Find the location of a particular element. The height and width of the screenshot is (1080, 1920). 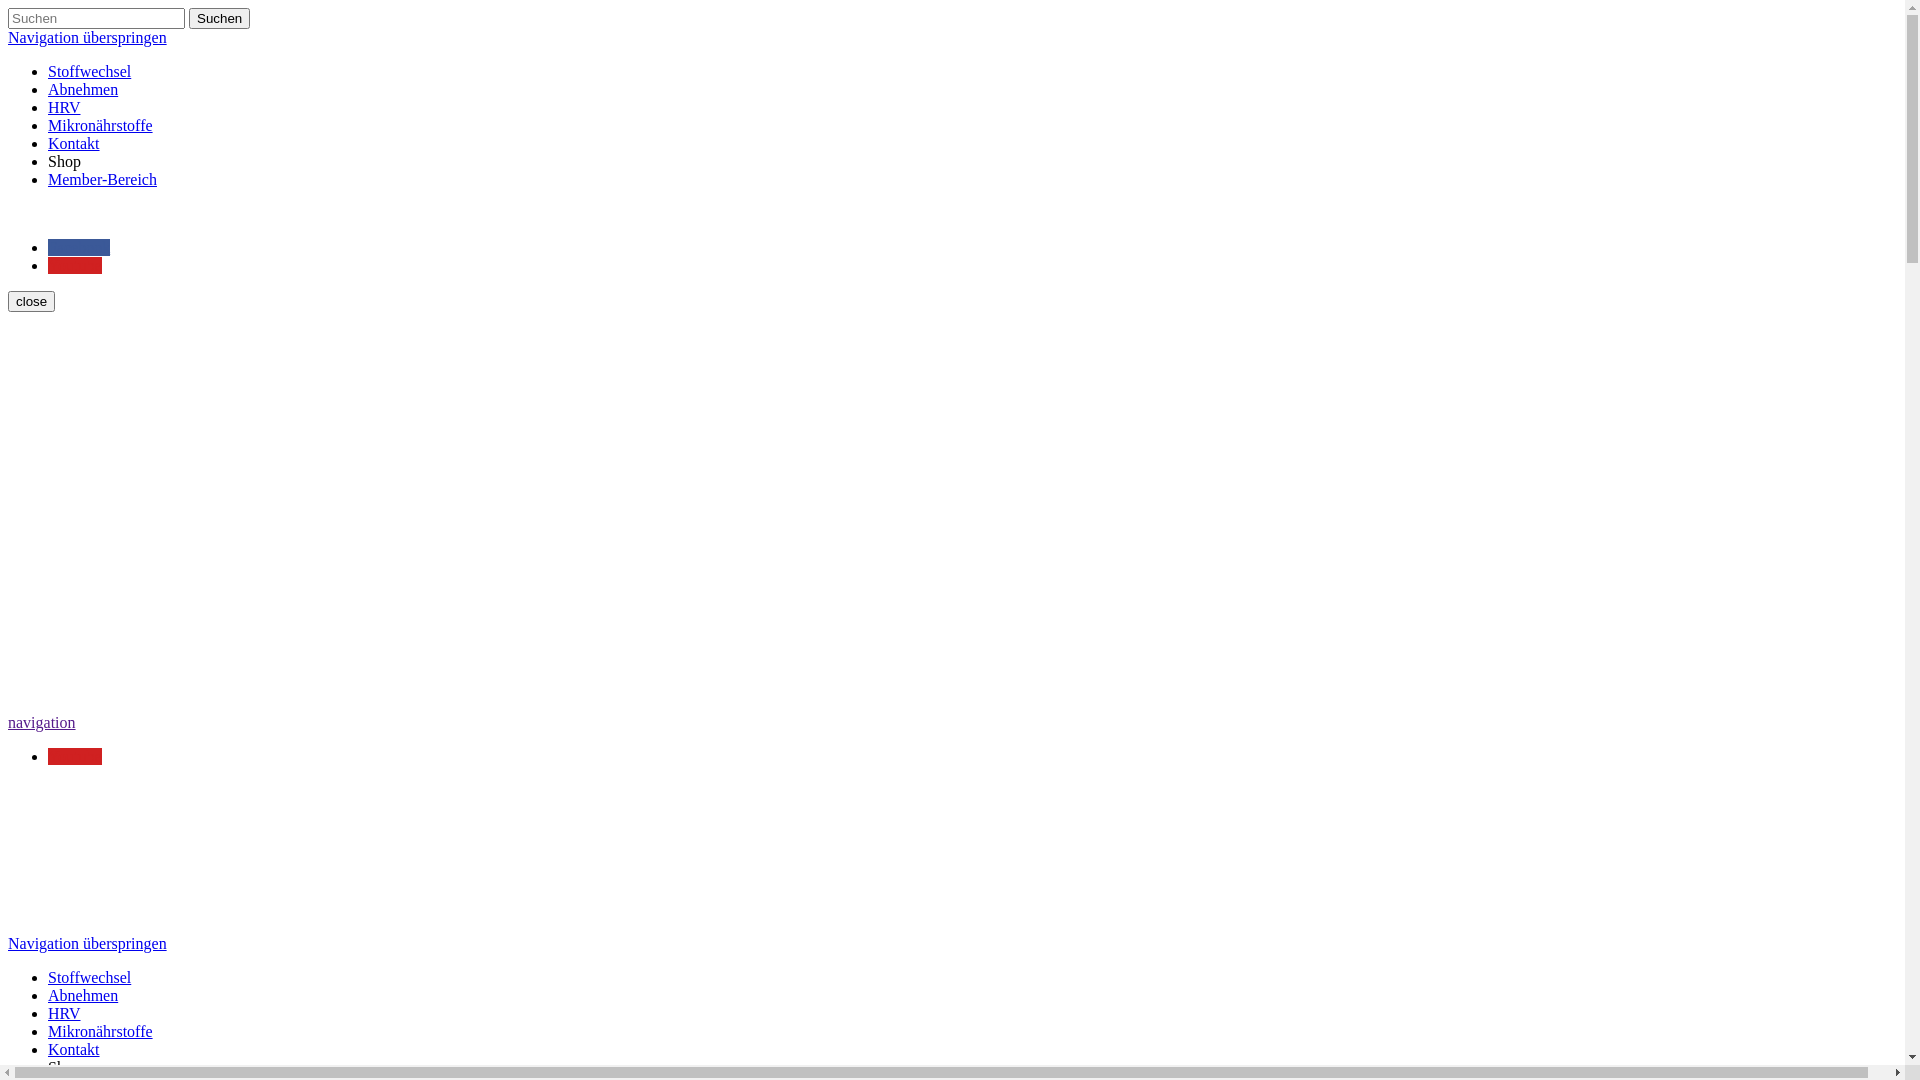

'Stoffwechsel' is located at coordinates (88, 976).